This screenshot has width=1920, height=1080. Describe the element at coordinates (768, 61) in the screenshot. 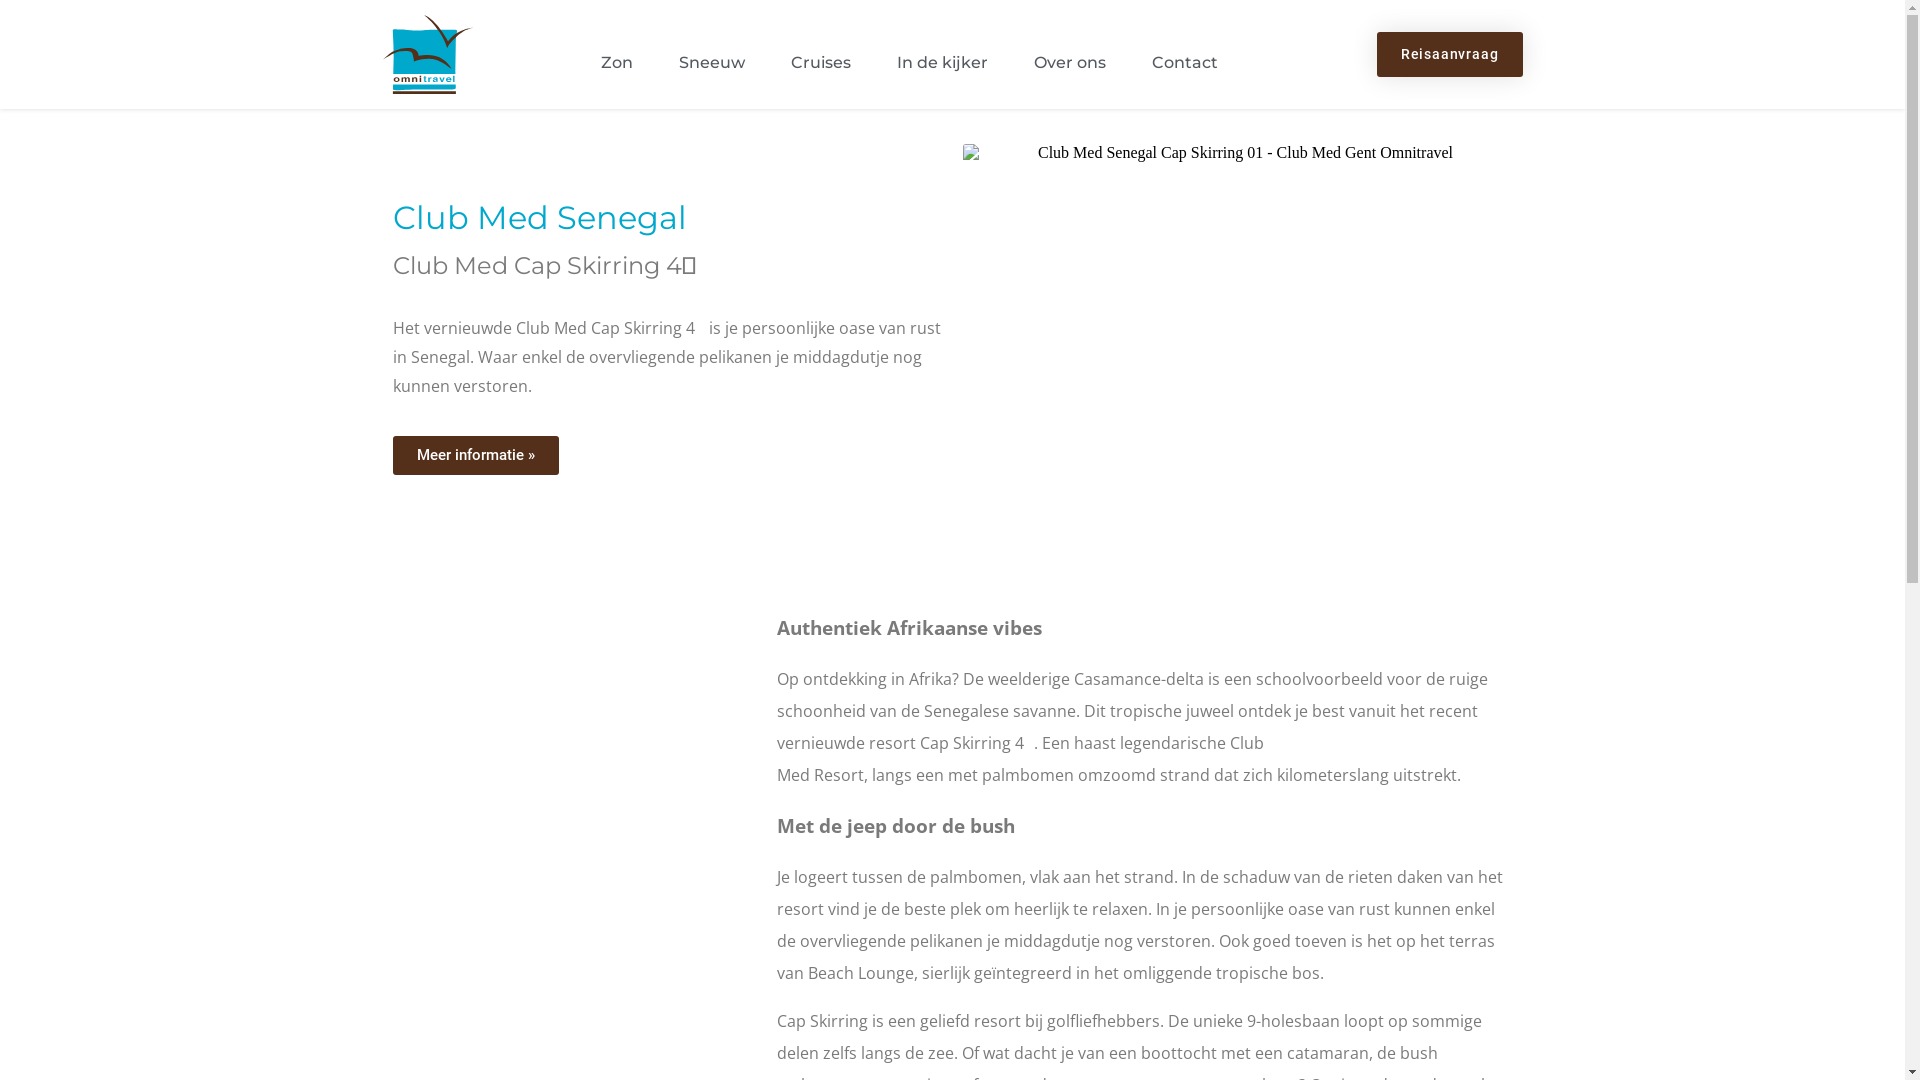

I see `'Cruises'` at that location.